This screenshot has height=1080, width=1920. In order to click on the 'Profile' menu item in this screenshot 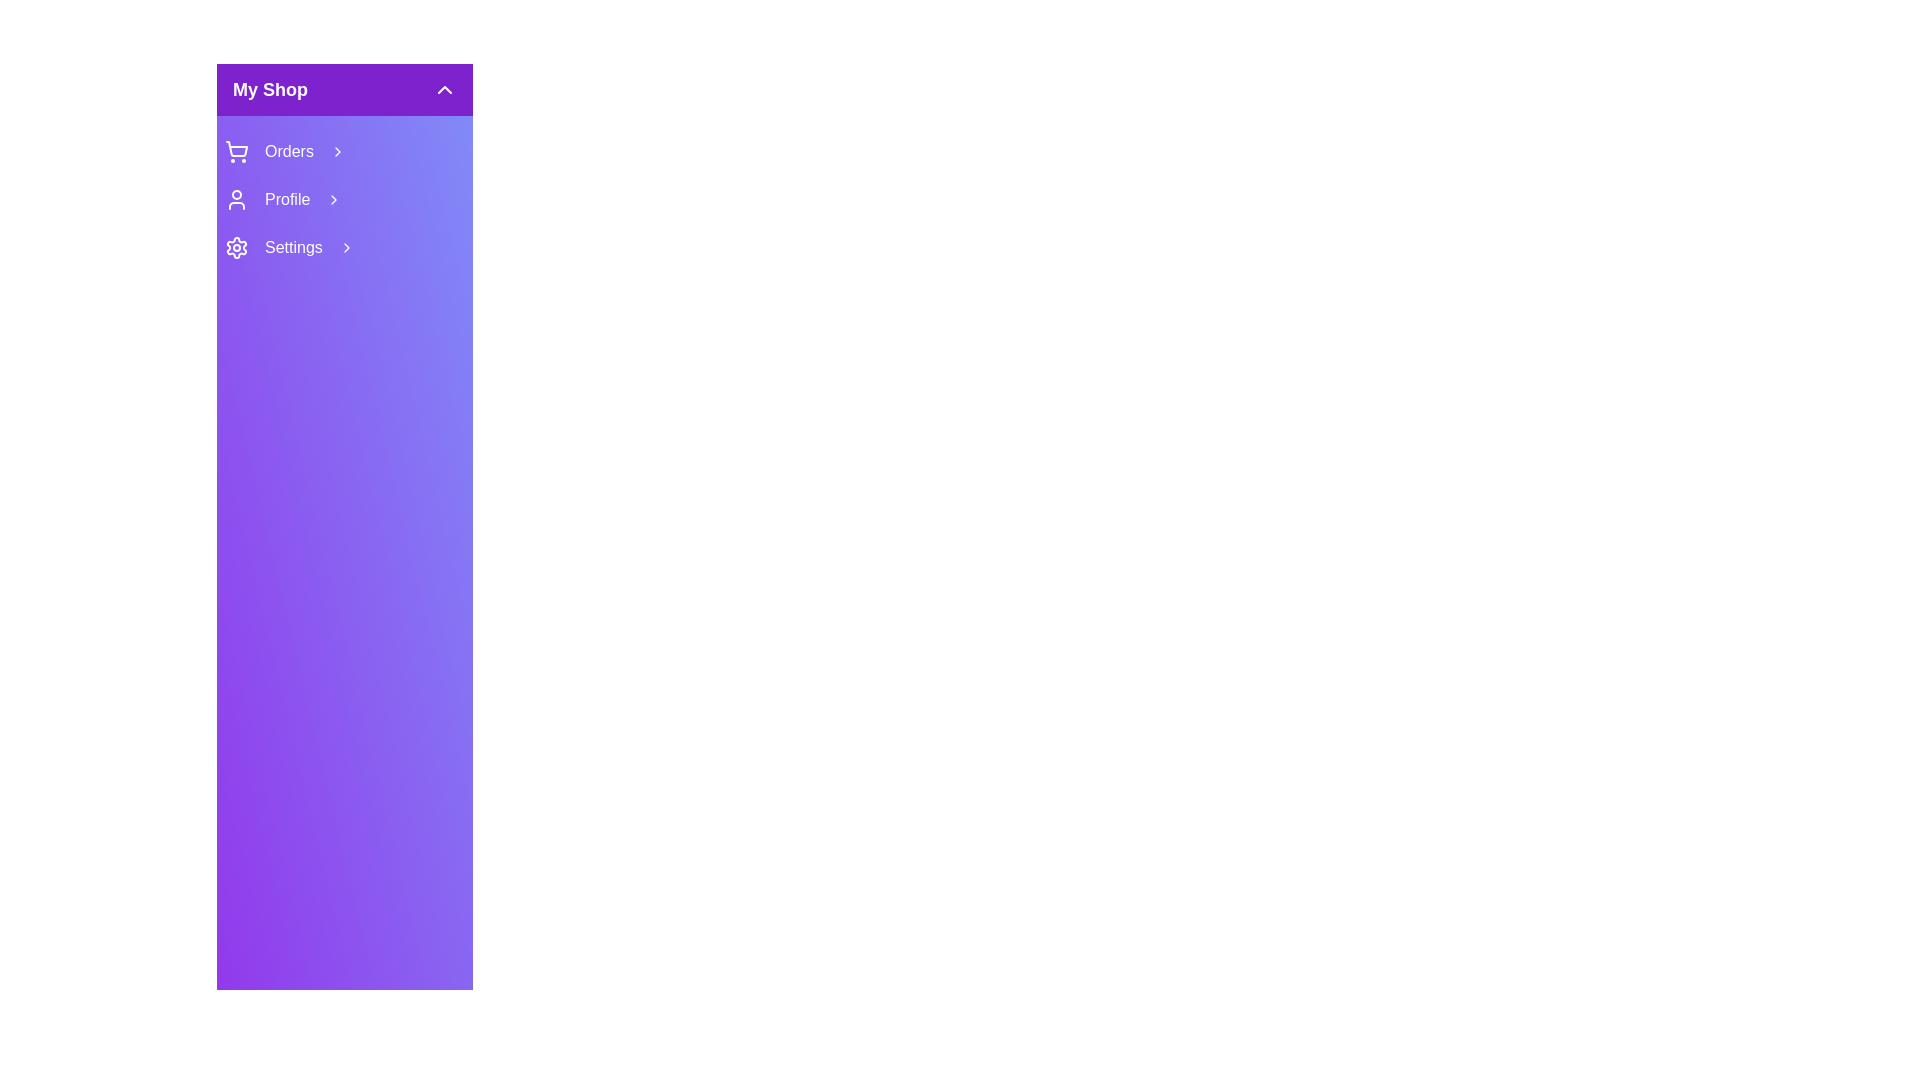, I will do `click(345, 200)`.